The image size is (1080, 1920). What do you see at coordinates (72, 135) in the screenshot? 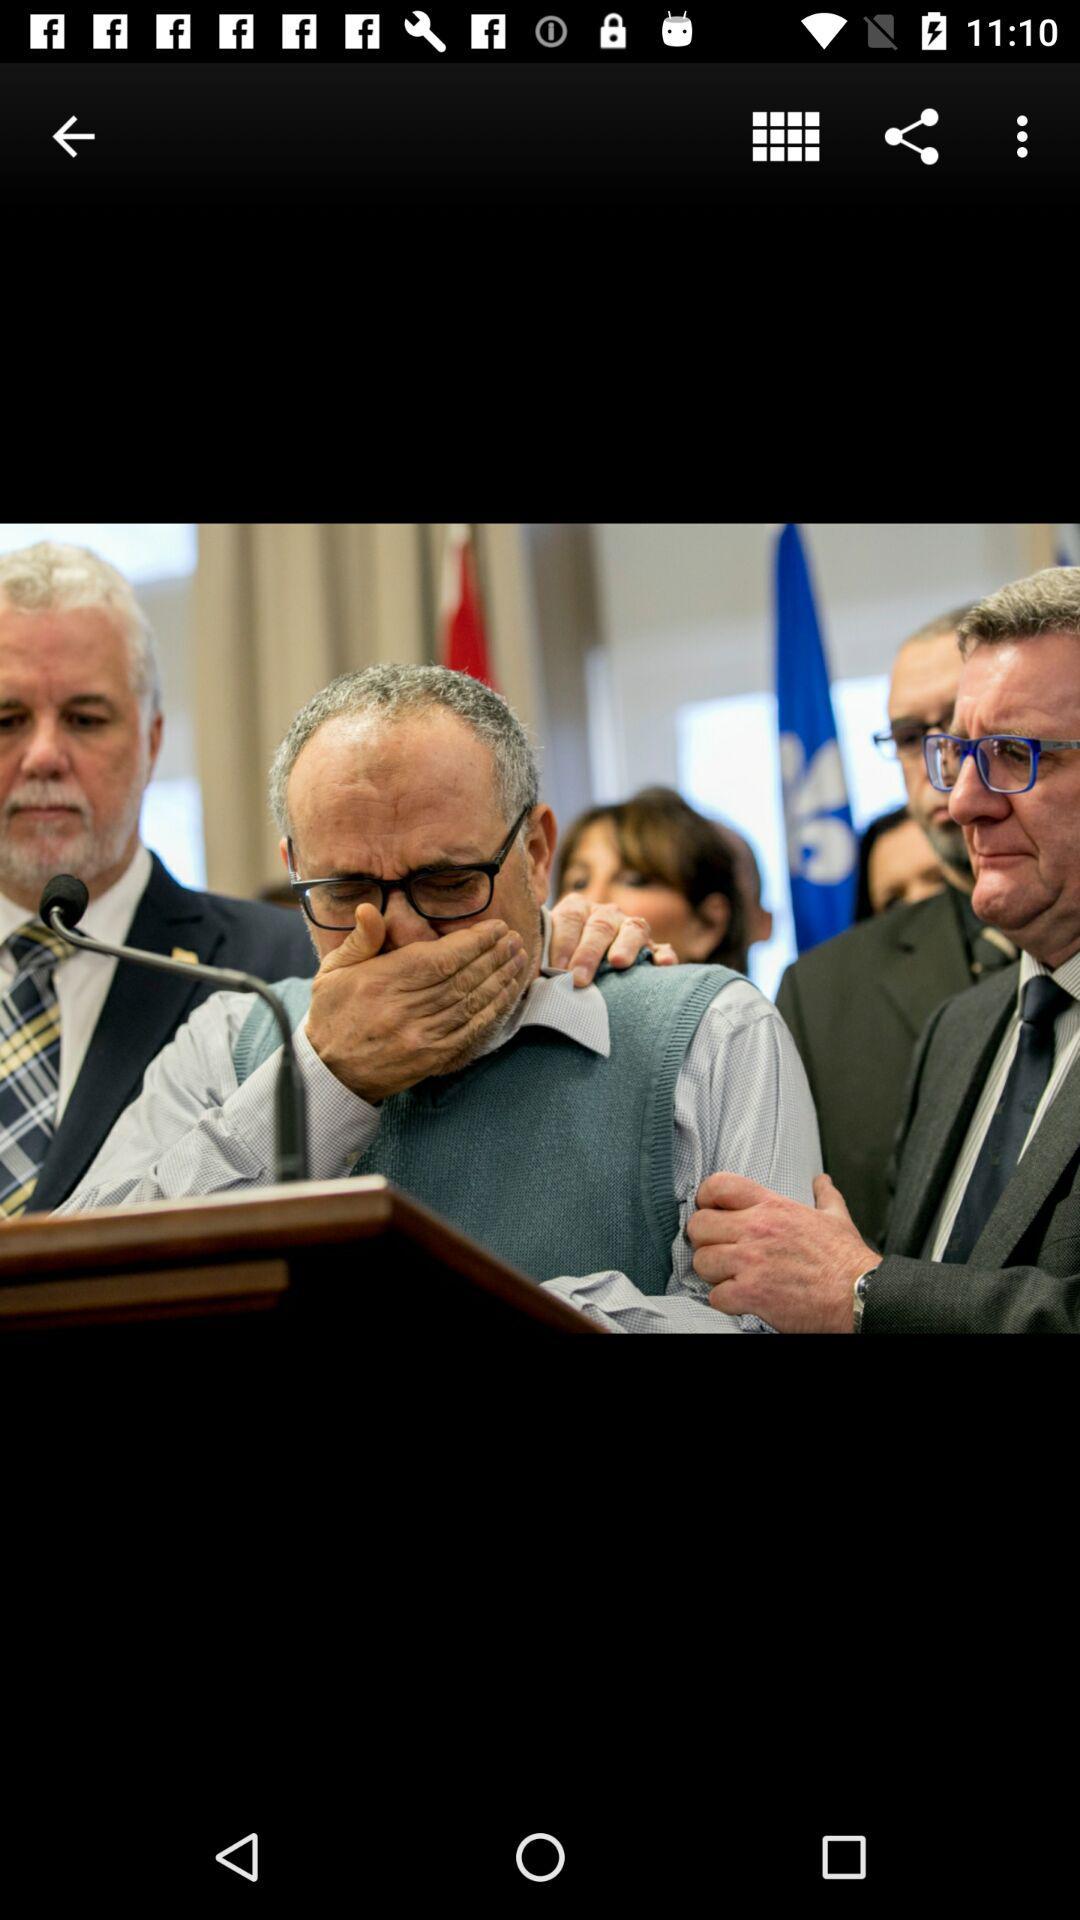
I see `the icon at the top left corner` at bounding box center [72, 135].